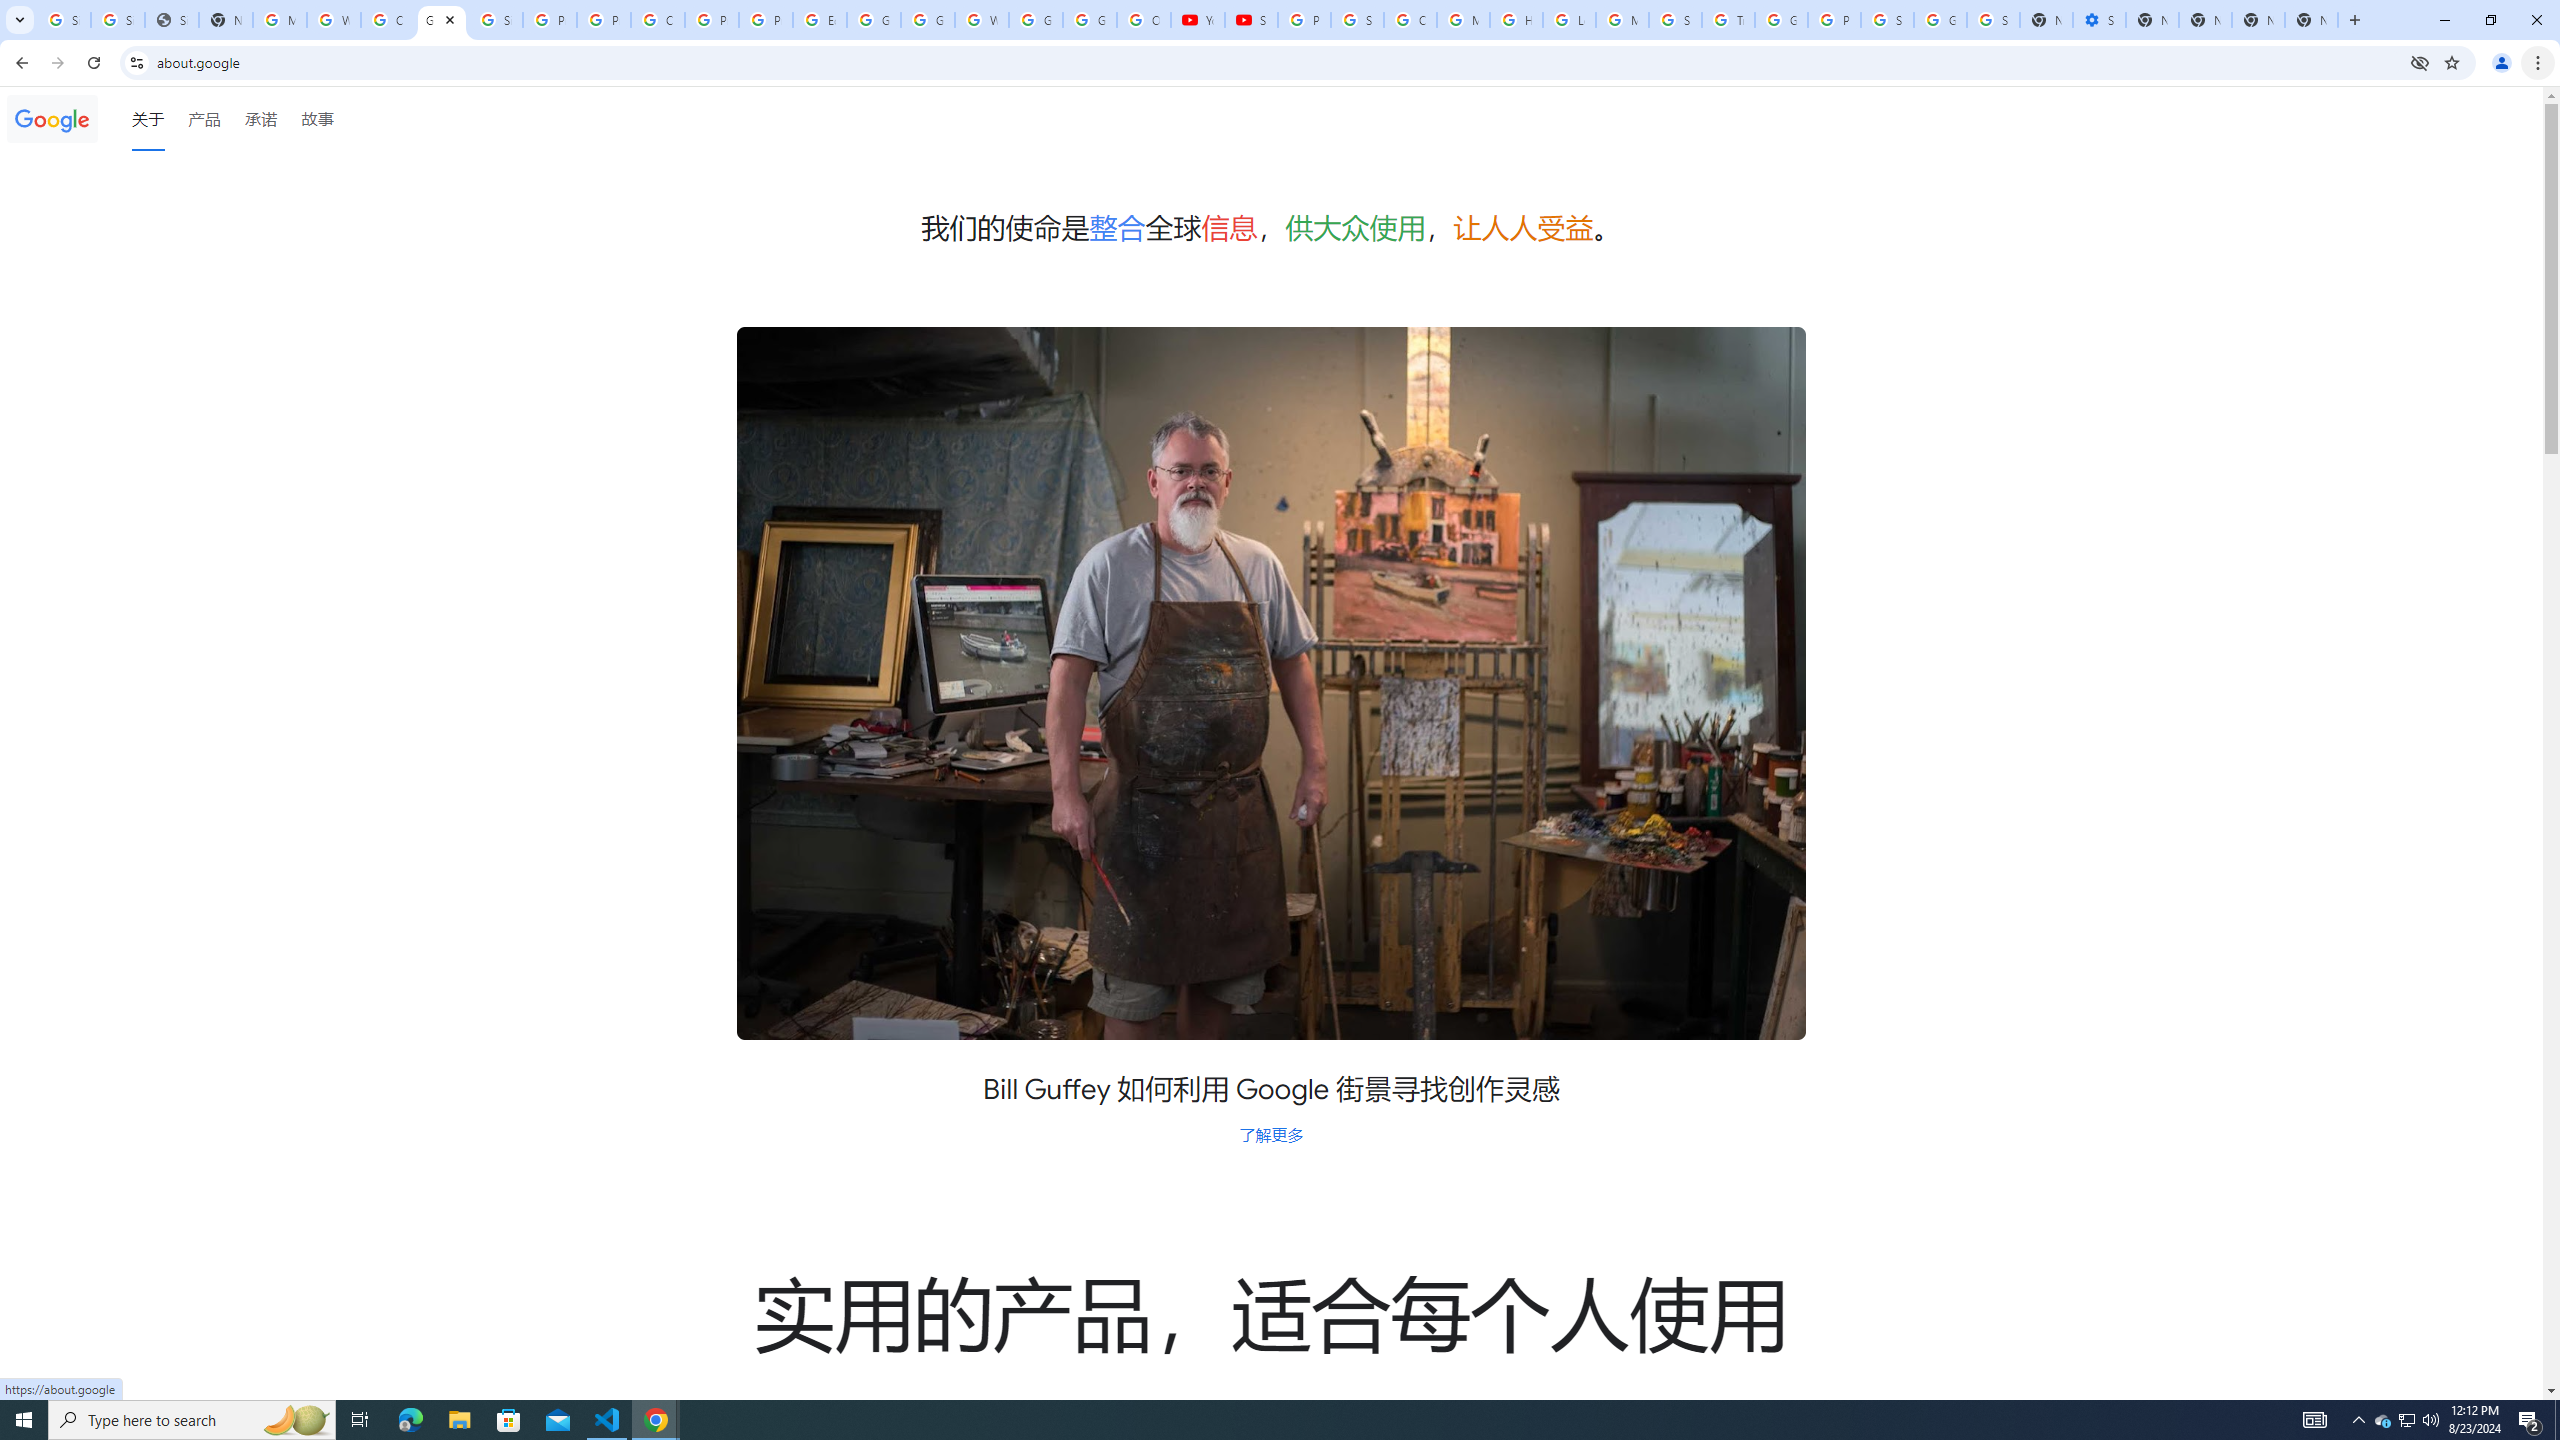 The width and height of the screenshot is (2560, 1440). I want to click on 'Google Ads - Sign in', so click(1781, 19).